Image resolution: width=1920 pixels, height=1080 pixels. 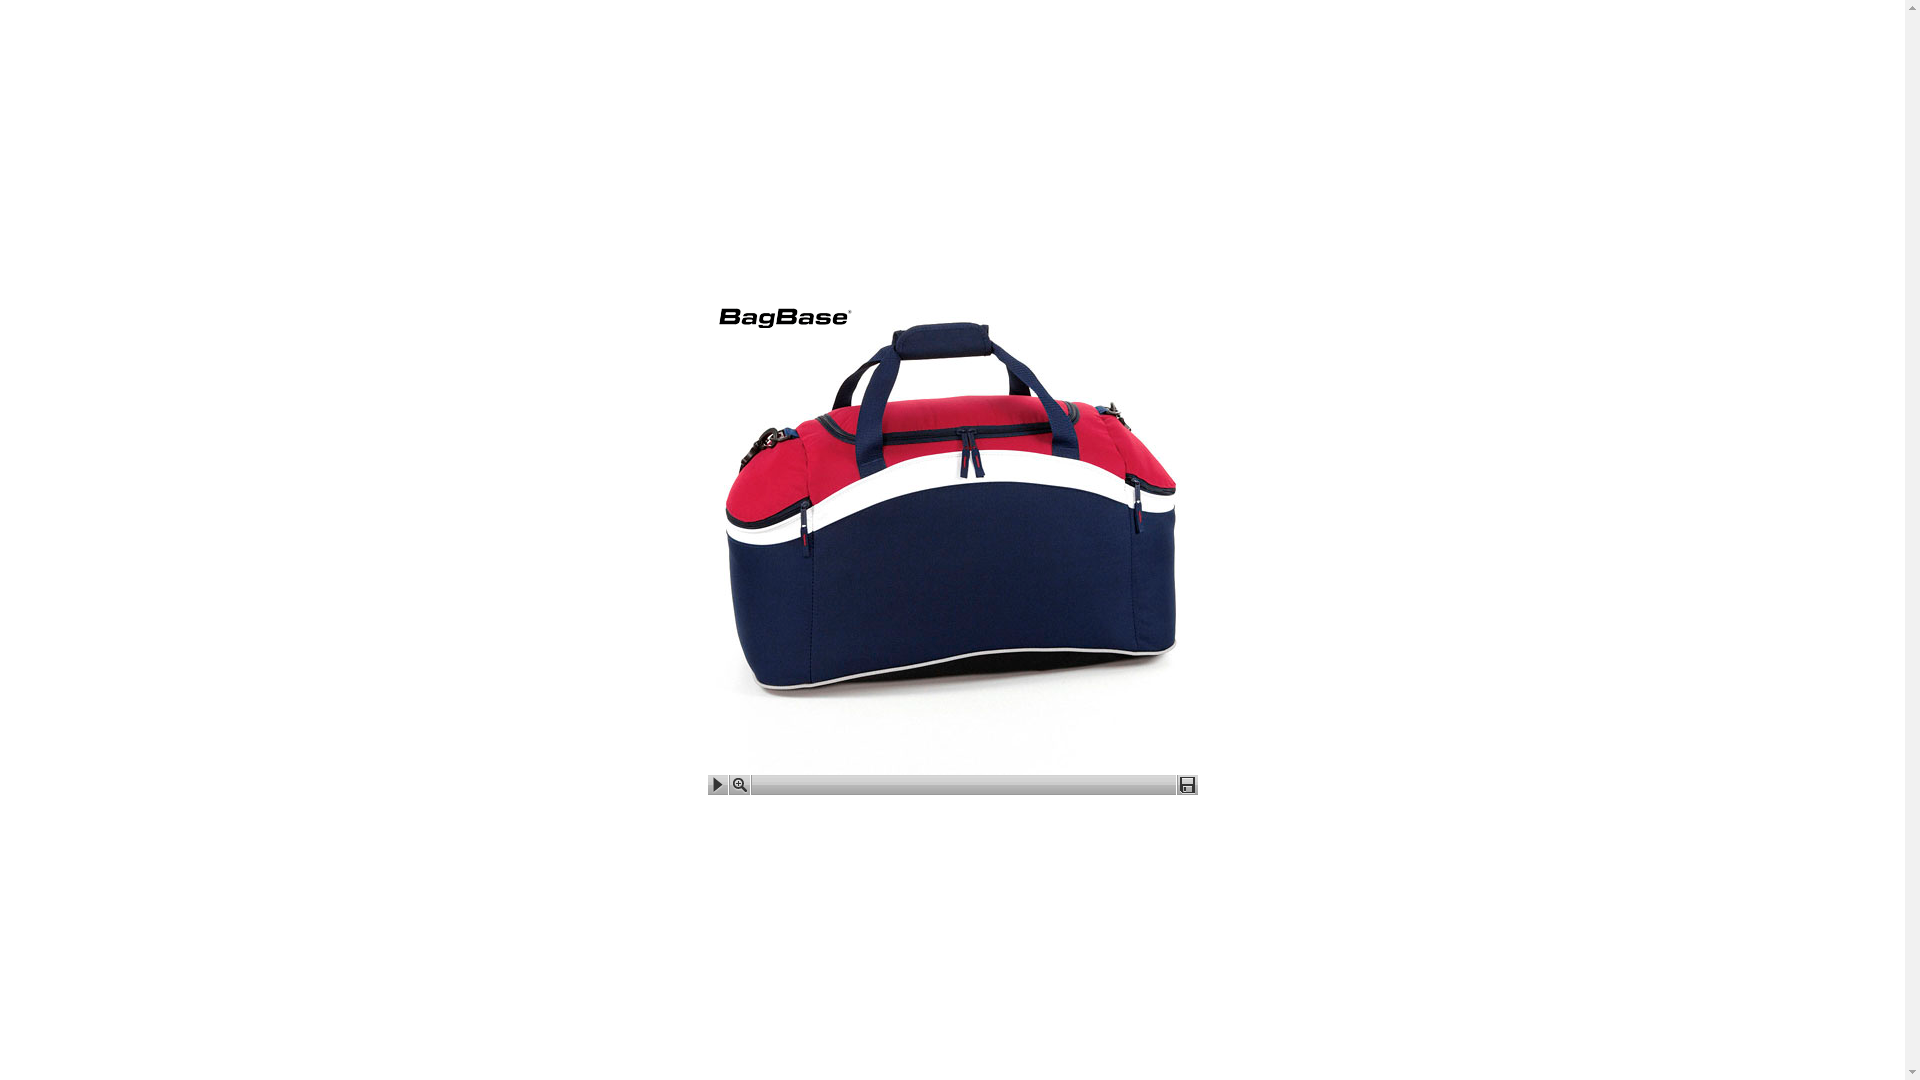 I want to click on 'Download', so click(x=1186, y=784).